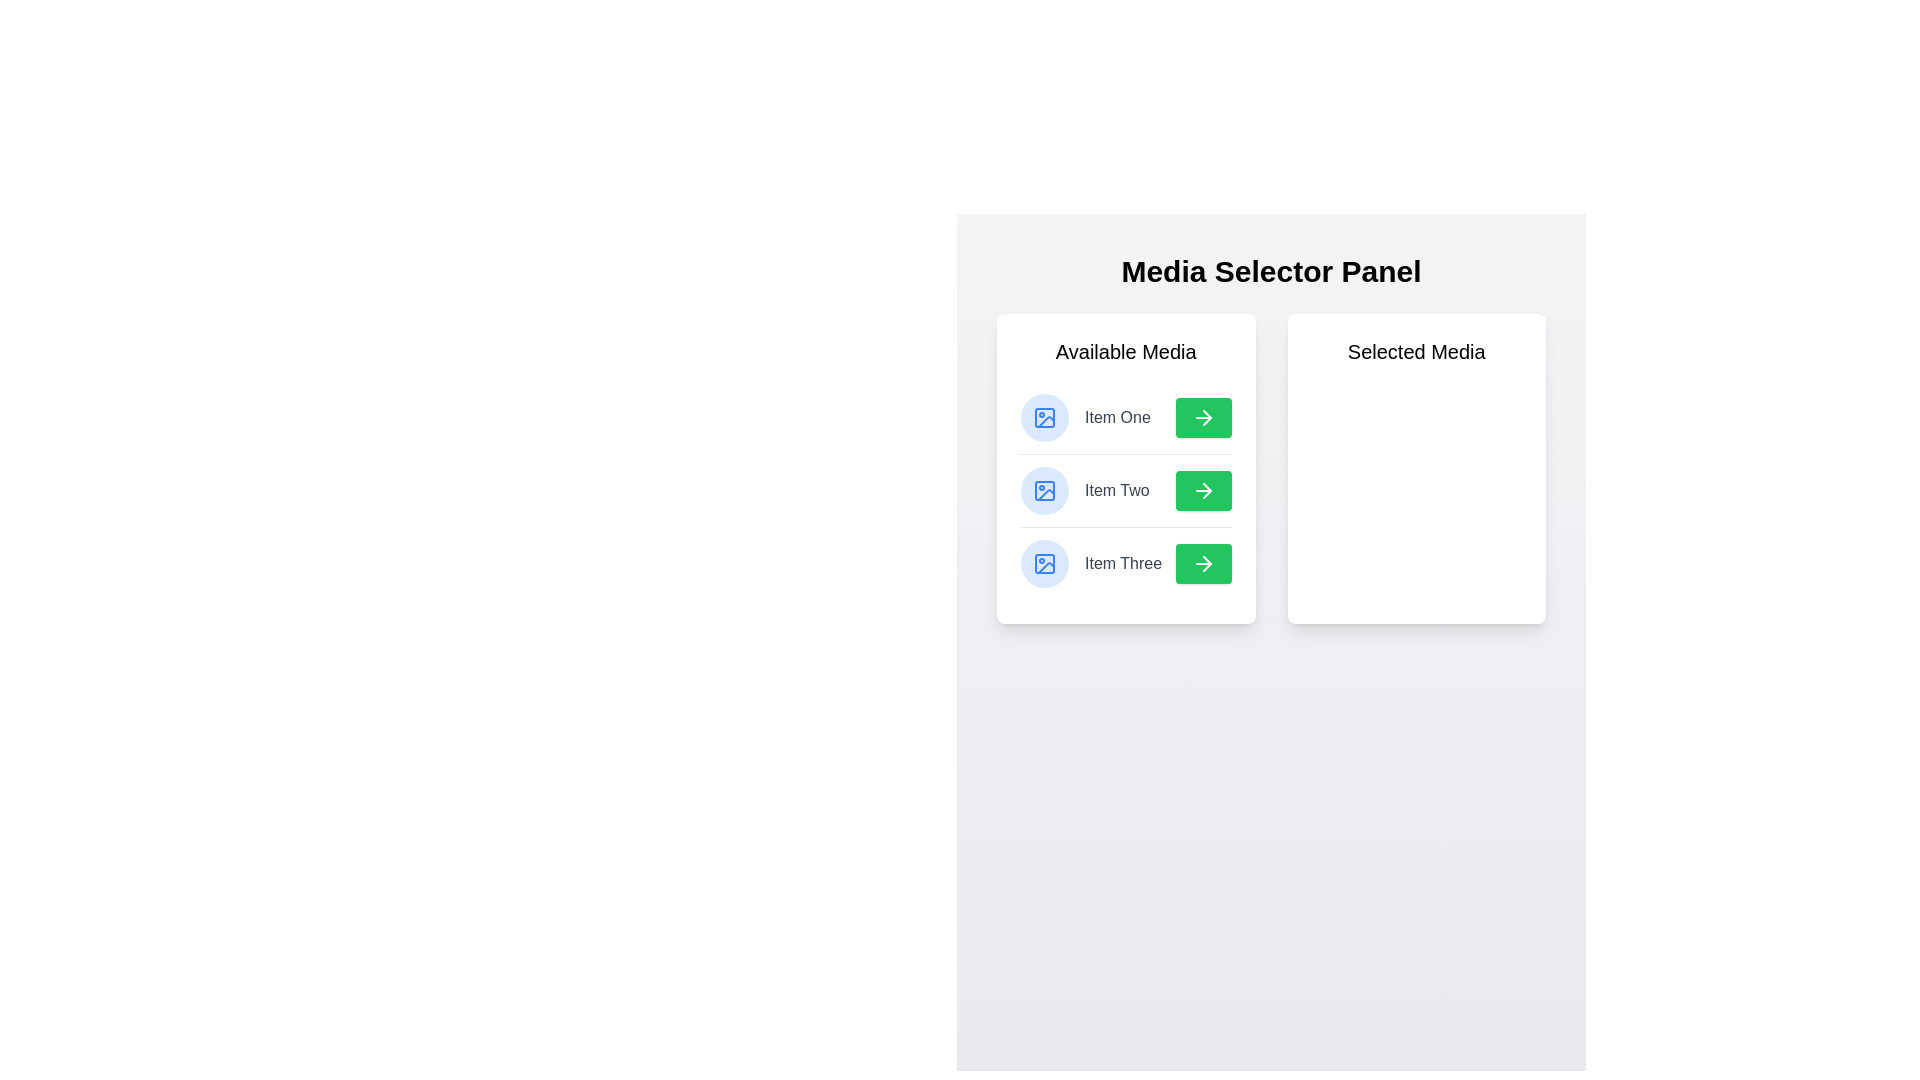  Describe the element at coordinates (1126, 490) in the screenshot. I see `the second item labeled 'Item Two' in the list of selectable media items within the 'Available Media' panel` at that location.